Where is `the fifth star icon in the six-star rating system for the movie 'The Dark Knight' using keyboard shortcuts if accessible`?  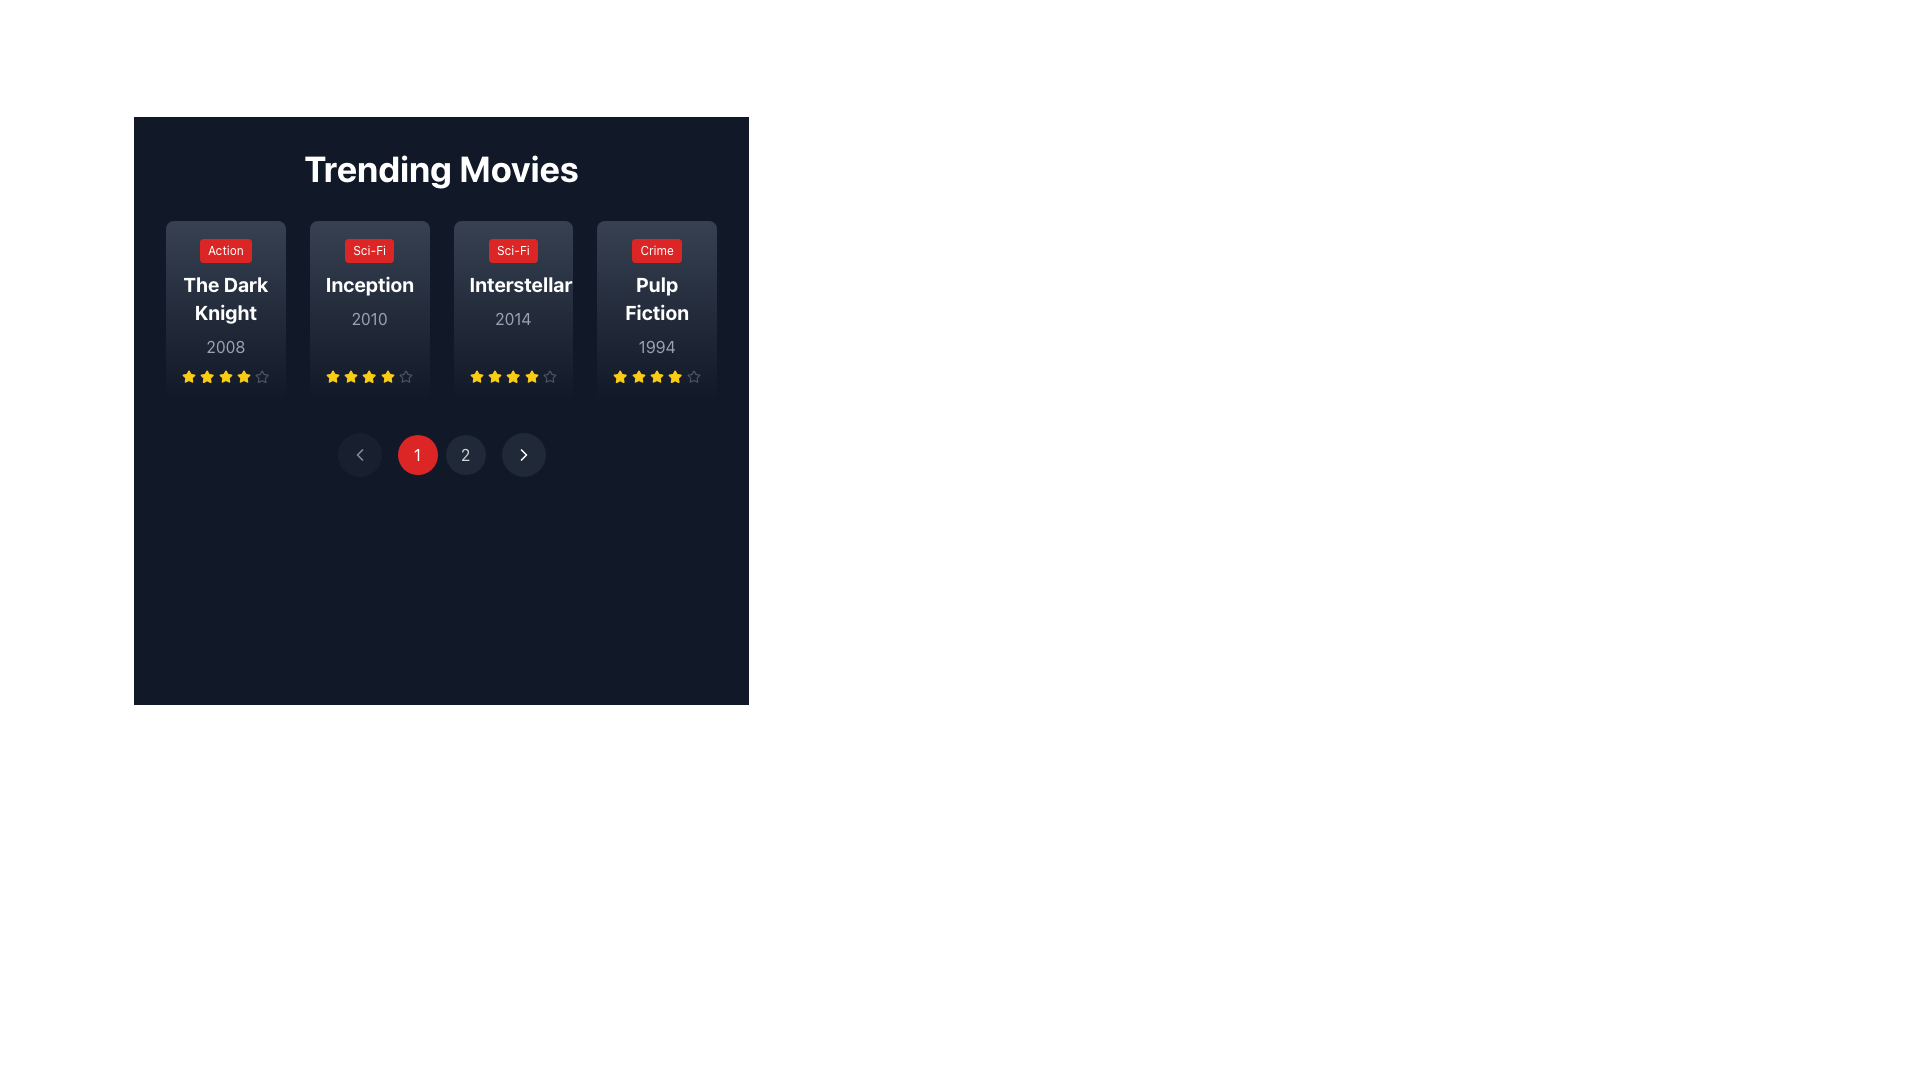 the fifth star icon in the six-star rating system for the movie 'The Dark Knight' using keyboard shortcuts if accessible is located at coordinates (243, 376).